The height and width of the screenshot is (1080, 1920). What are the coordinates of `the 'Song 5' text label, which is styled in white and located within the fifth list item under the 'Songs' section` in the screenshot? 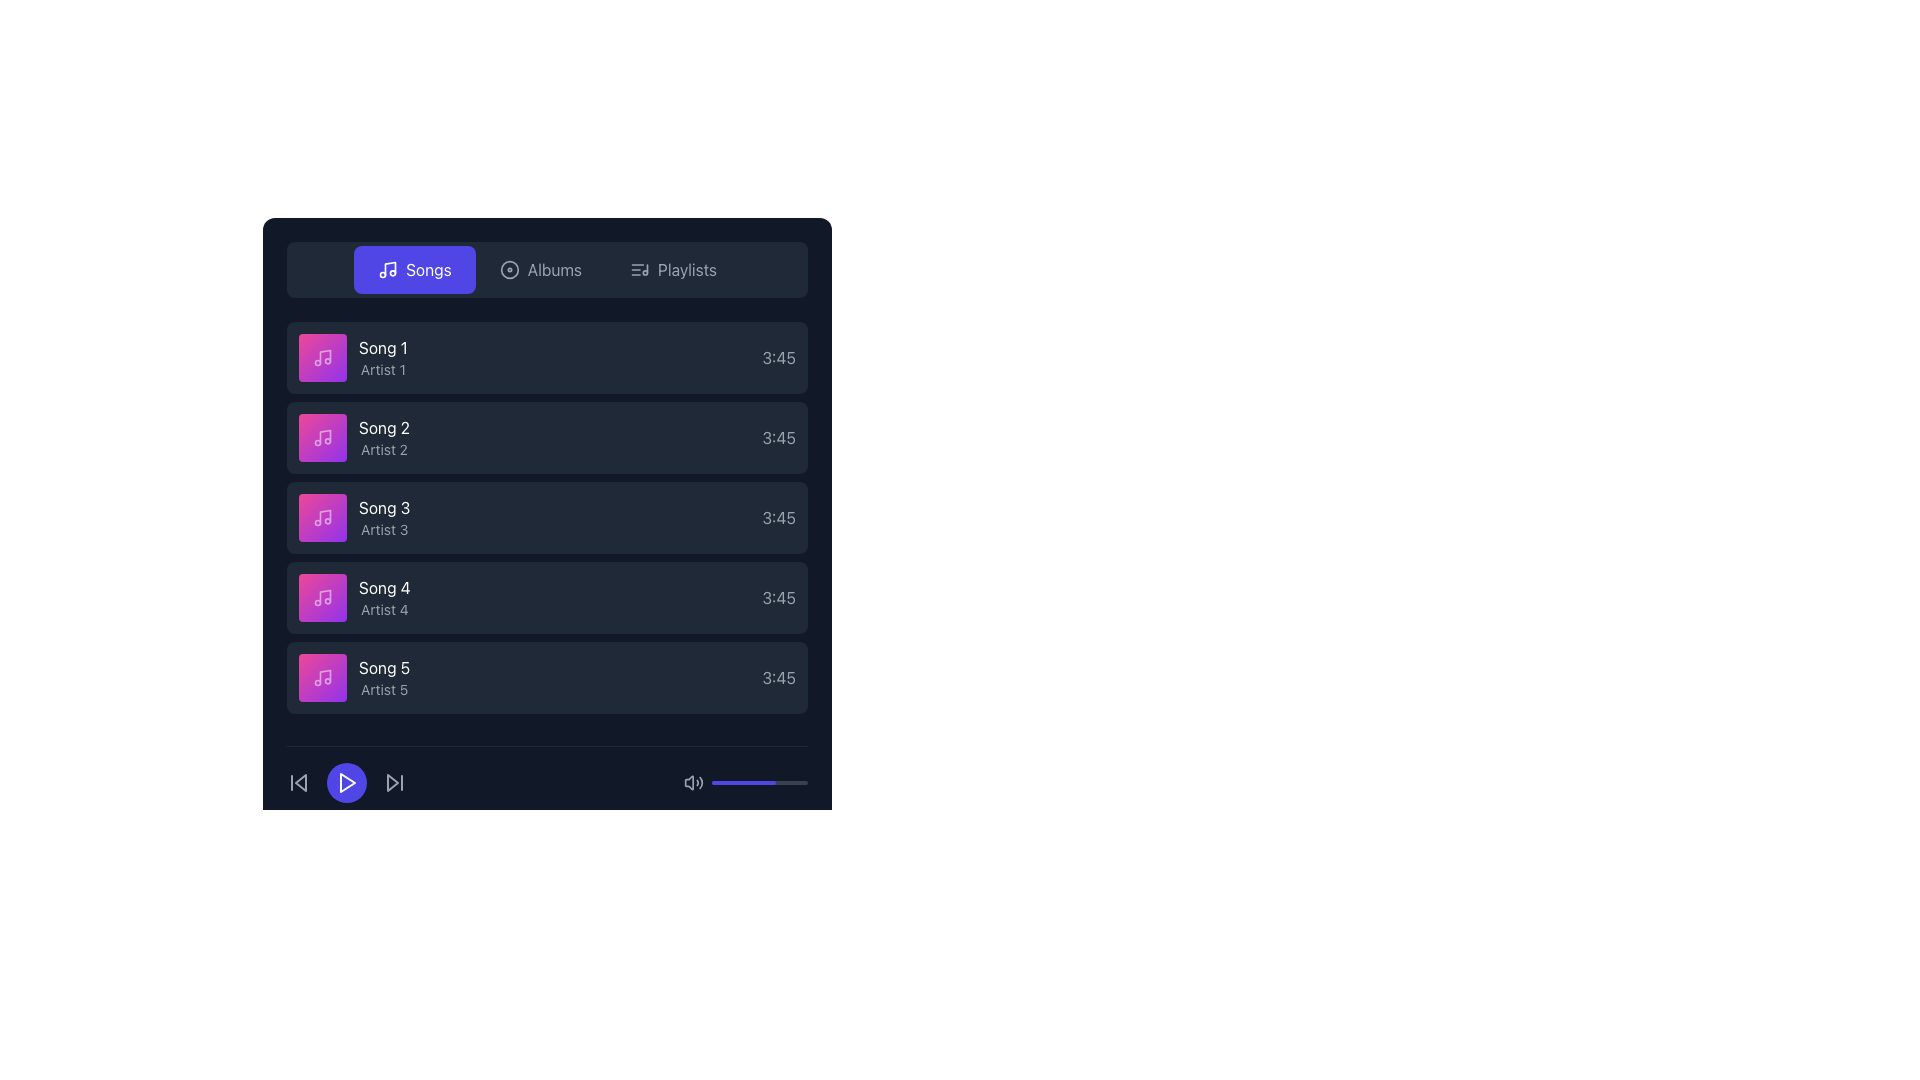 It's located at (384, 667).